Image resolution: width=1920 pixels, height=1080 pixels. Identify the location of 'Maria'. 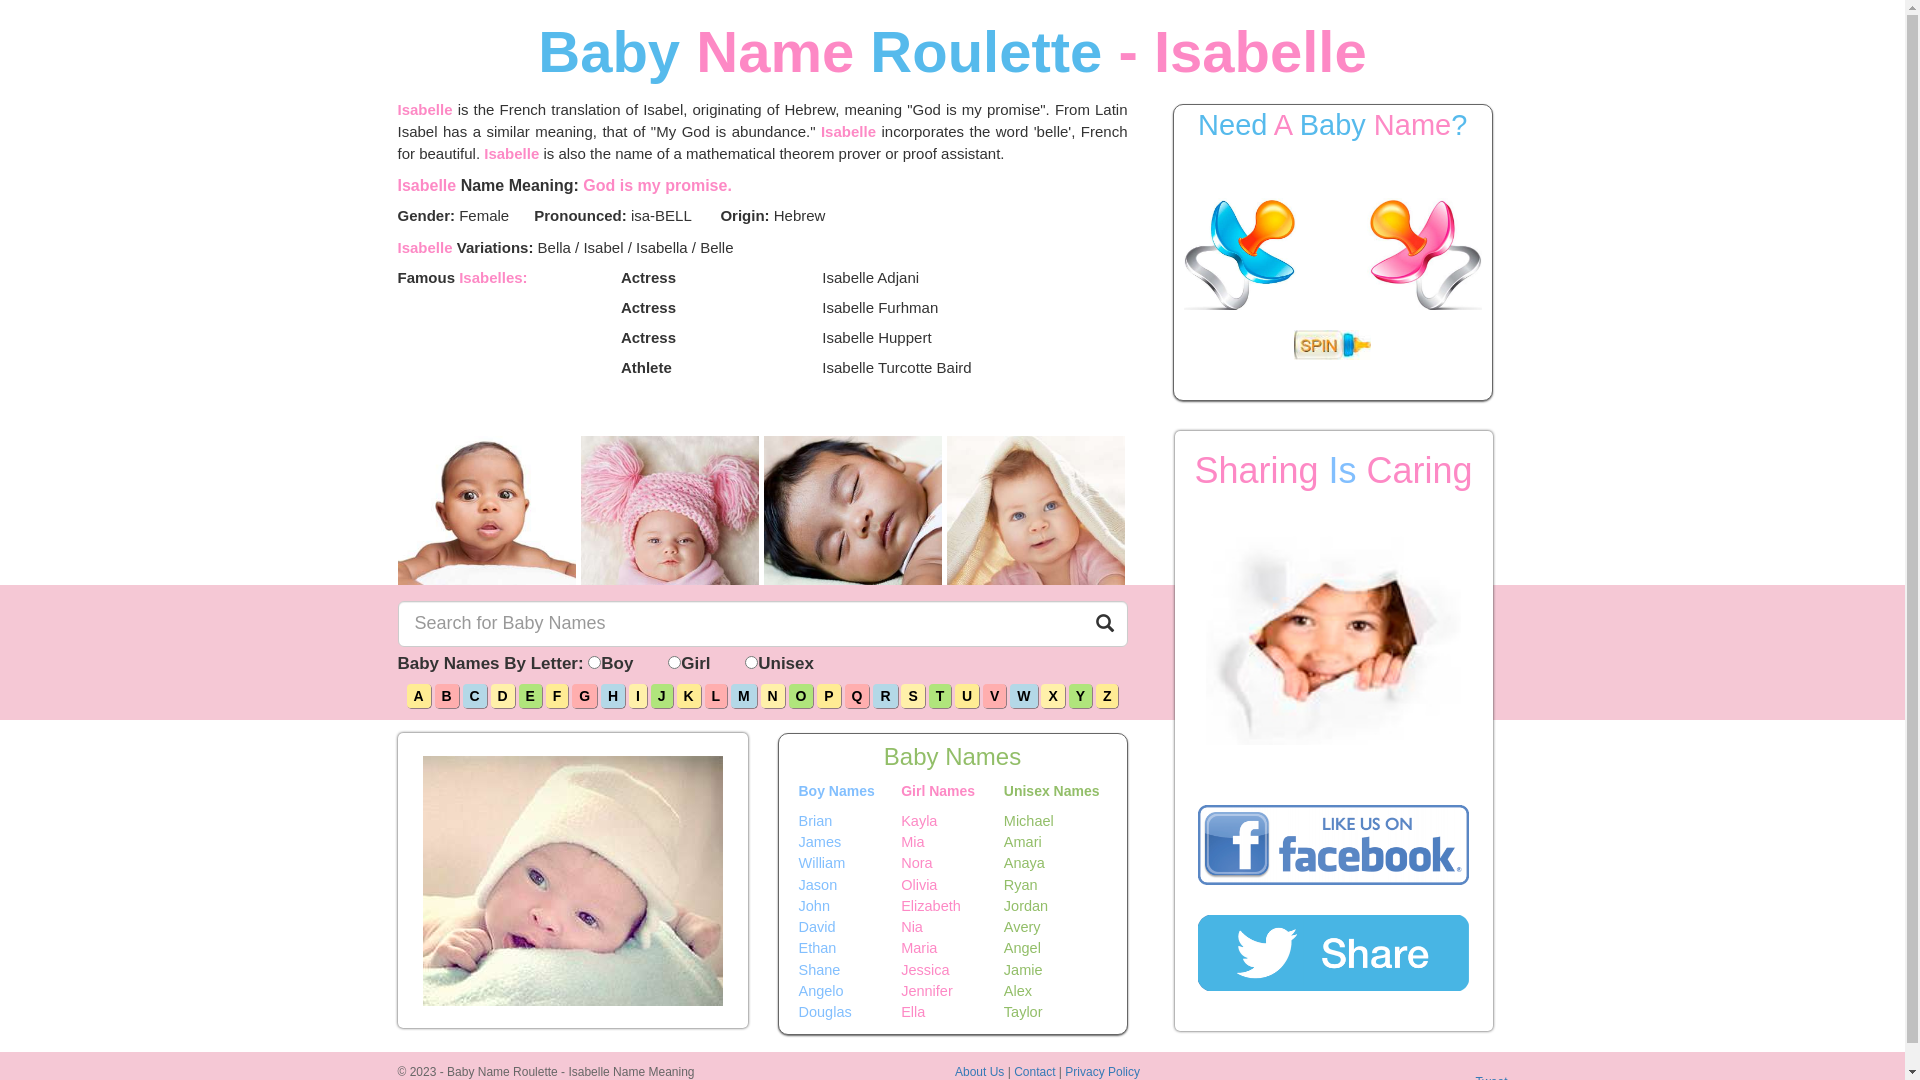
(951, 947).